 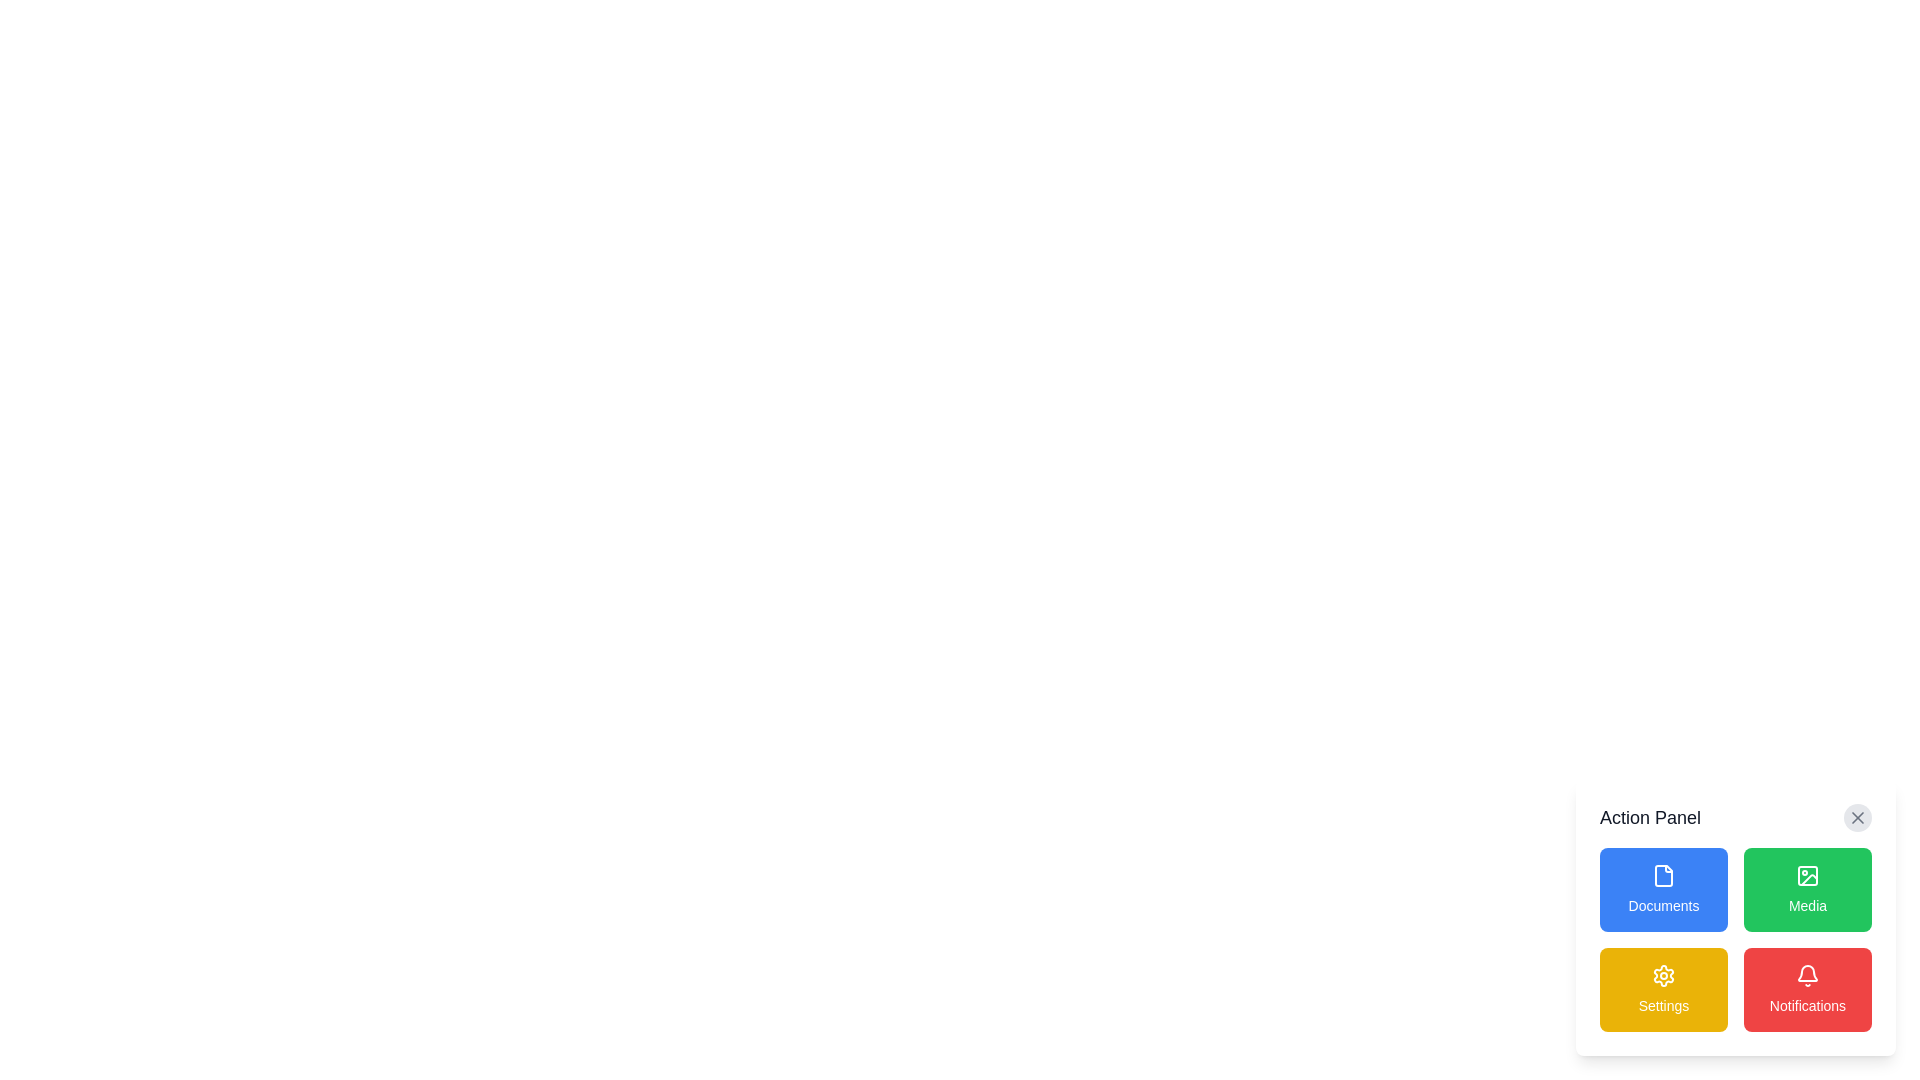 What do you see at coordinates (1664, 889) in the screenshot?
I see `the button in the upper-left corner of the 2x2 grid in the 'Action Panel'` at bounding box center [1664, 889].